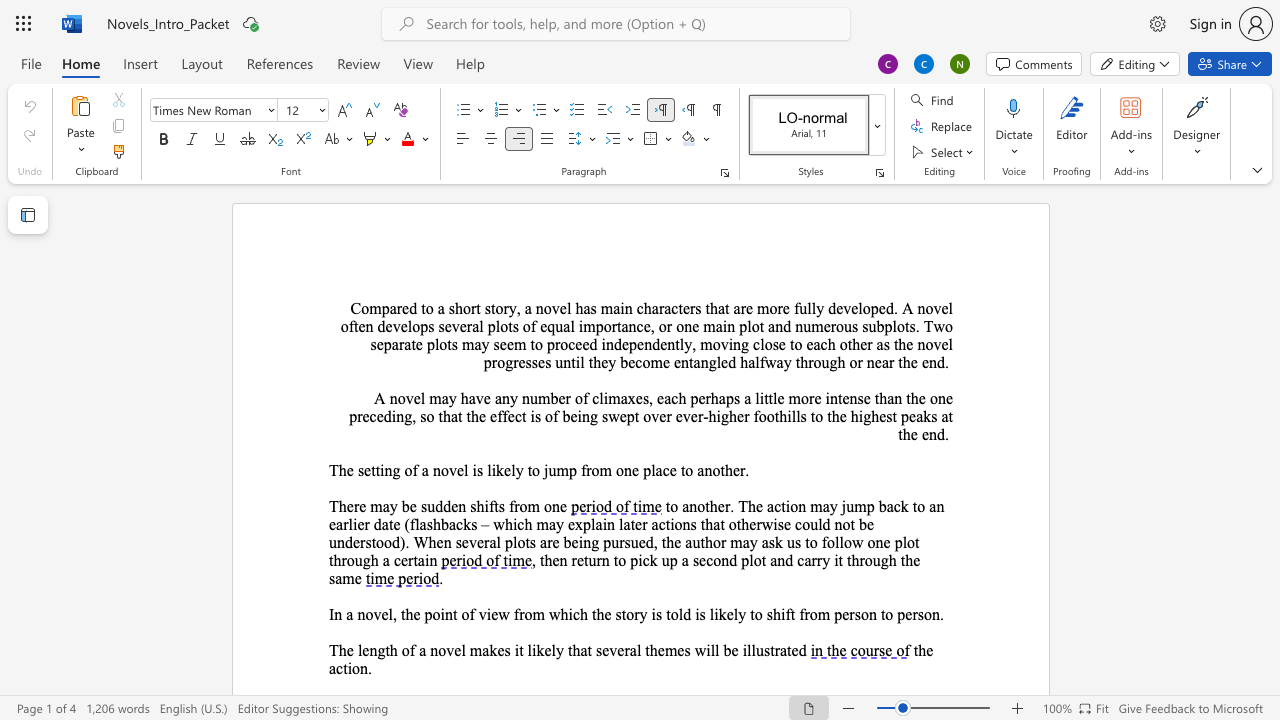  What do you see at coordinates (465, 308) in the screenshot?
I see `the 3th character "o" in the text` at bounding box center [465, 308].